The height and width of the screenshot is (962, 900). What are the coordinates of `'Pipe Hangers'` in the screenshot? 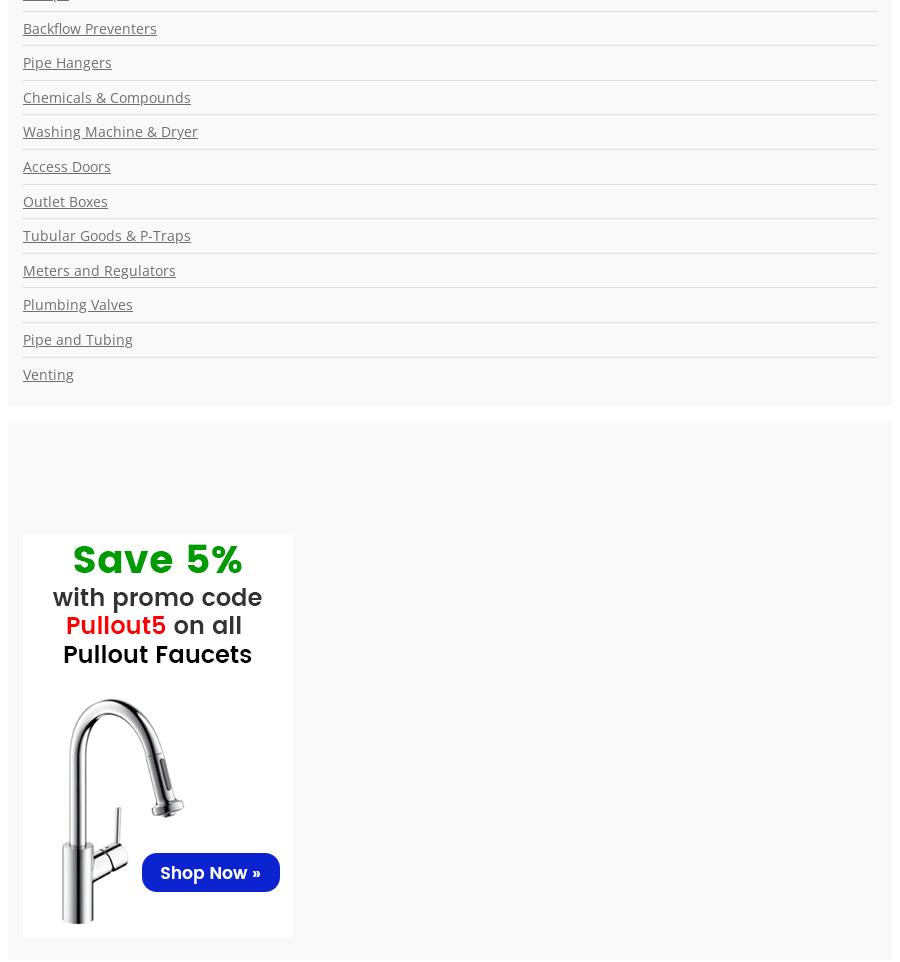 It's located at (66, 62).